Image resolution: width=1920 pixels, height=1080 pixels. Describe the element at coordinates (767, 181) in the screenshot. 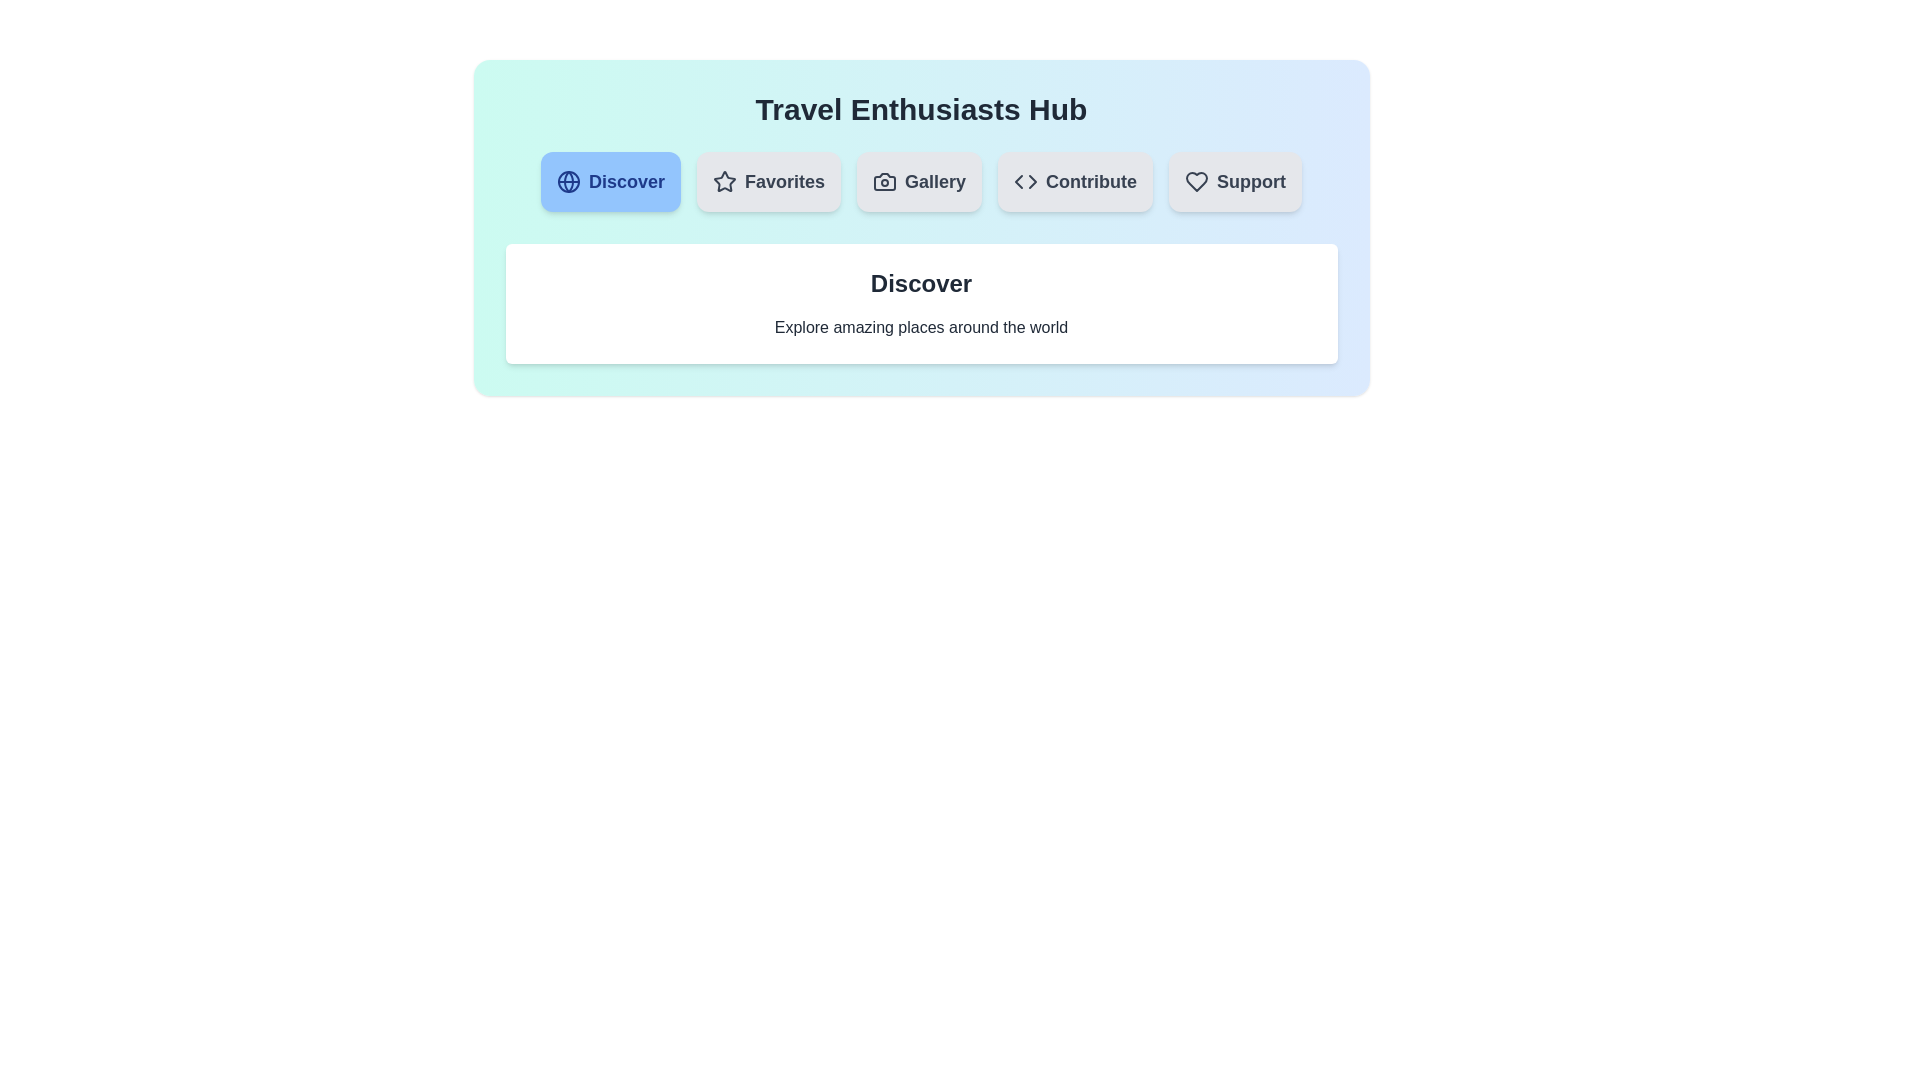

I see `the 'Favorites' button, which features a star icon and modern sans-serif text, to trigger visual feedback` at that location.